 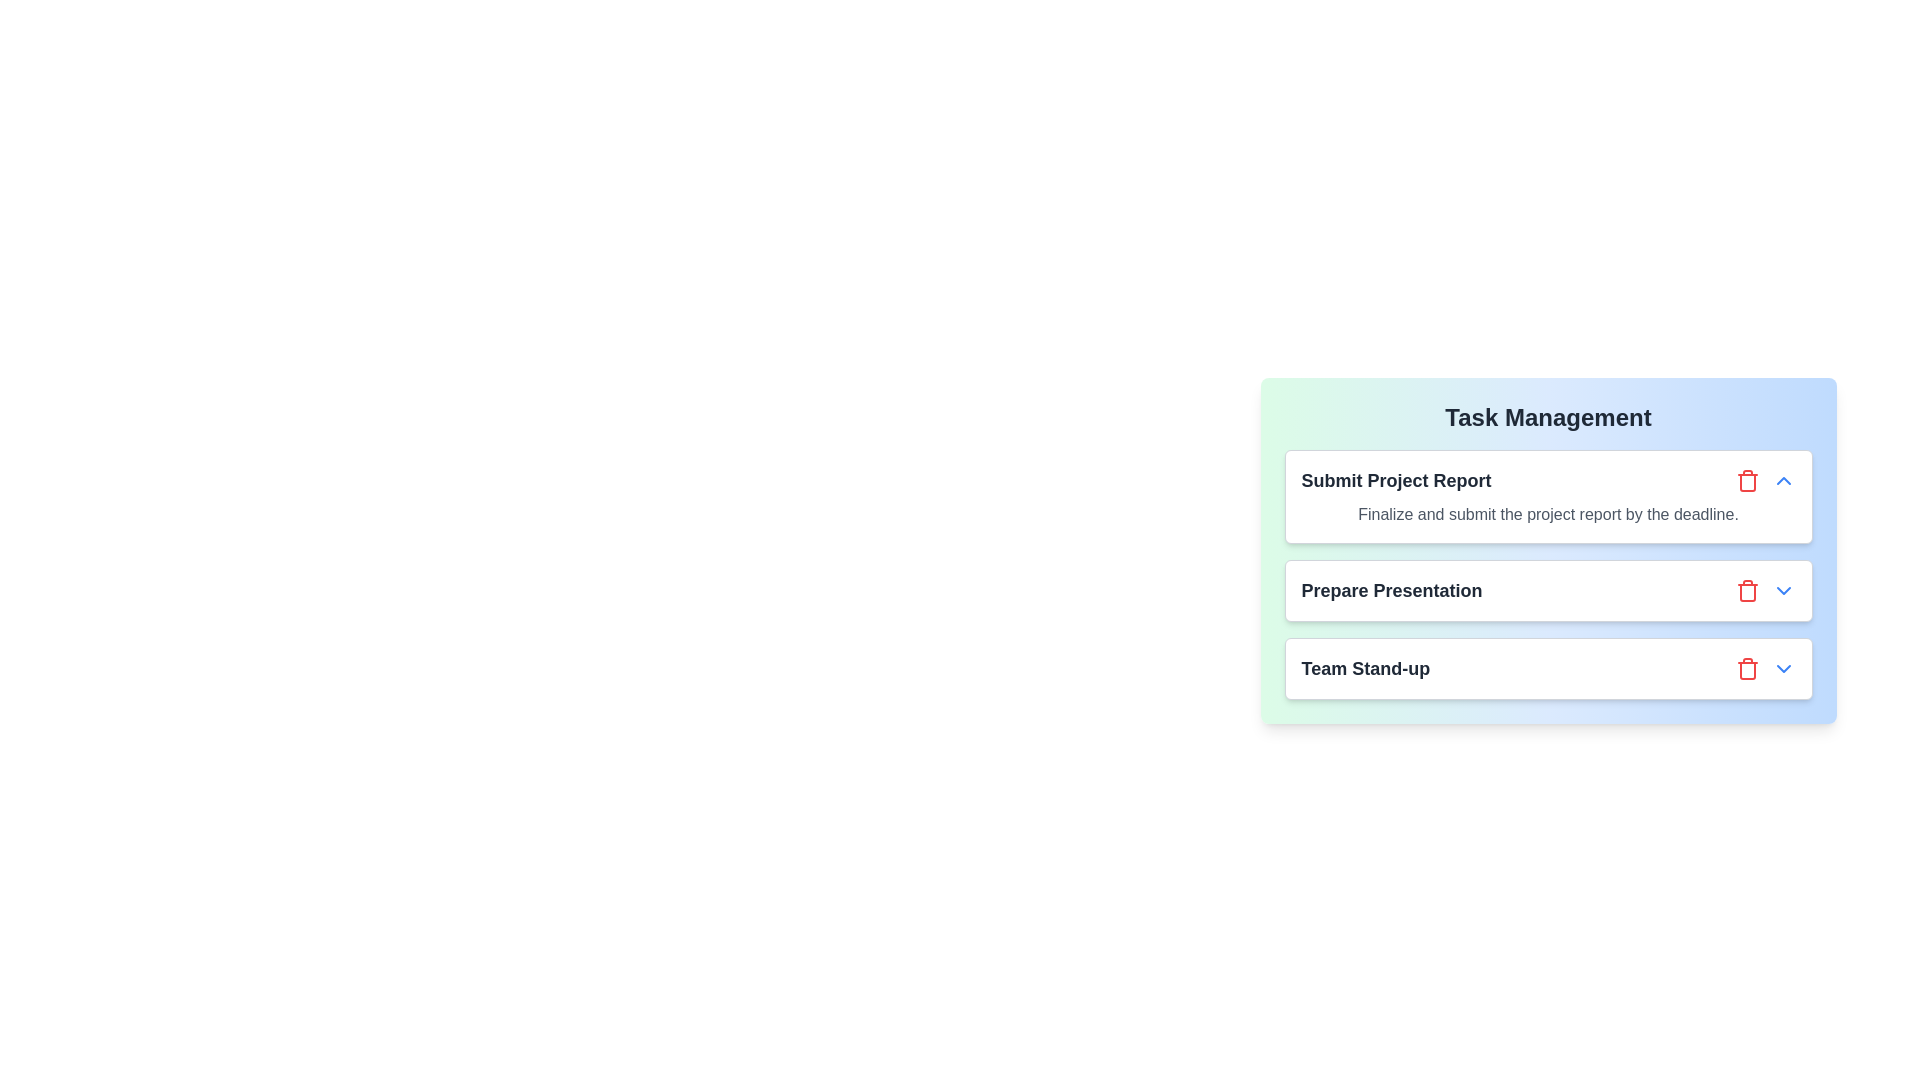 I want to click on the blue chevron-down icon, so click(x=1783, y=589).